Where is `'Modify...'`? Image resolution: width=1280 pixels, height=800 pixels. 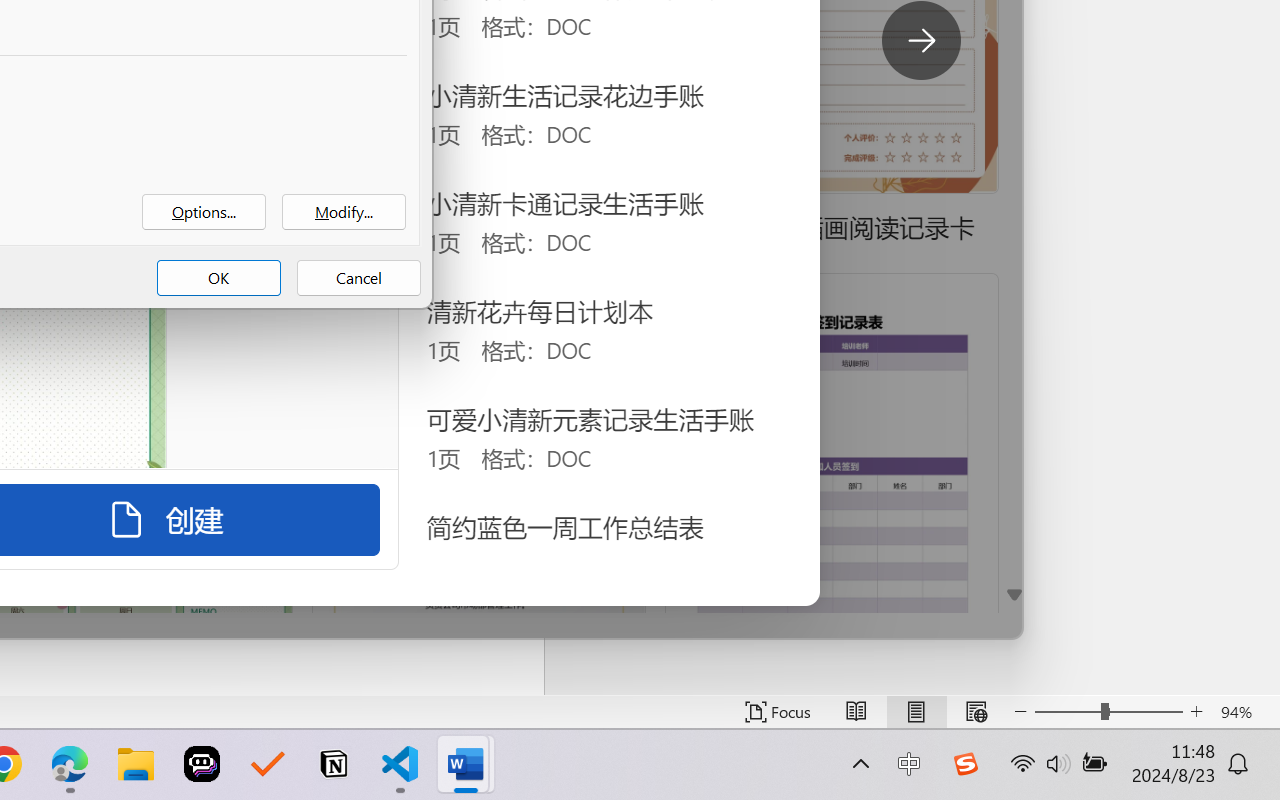
'Modify...' is located at coordinates (344, 212).